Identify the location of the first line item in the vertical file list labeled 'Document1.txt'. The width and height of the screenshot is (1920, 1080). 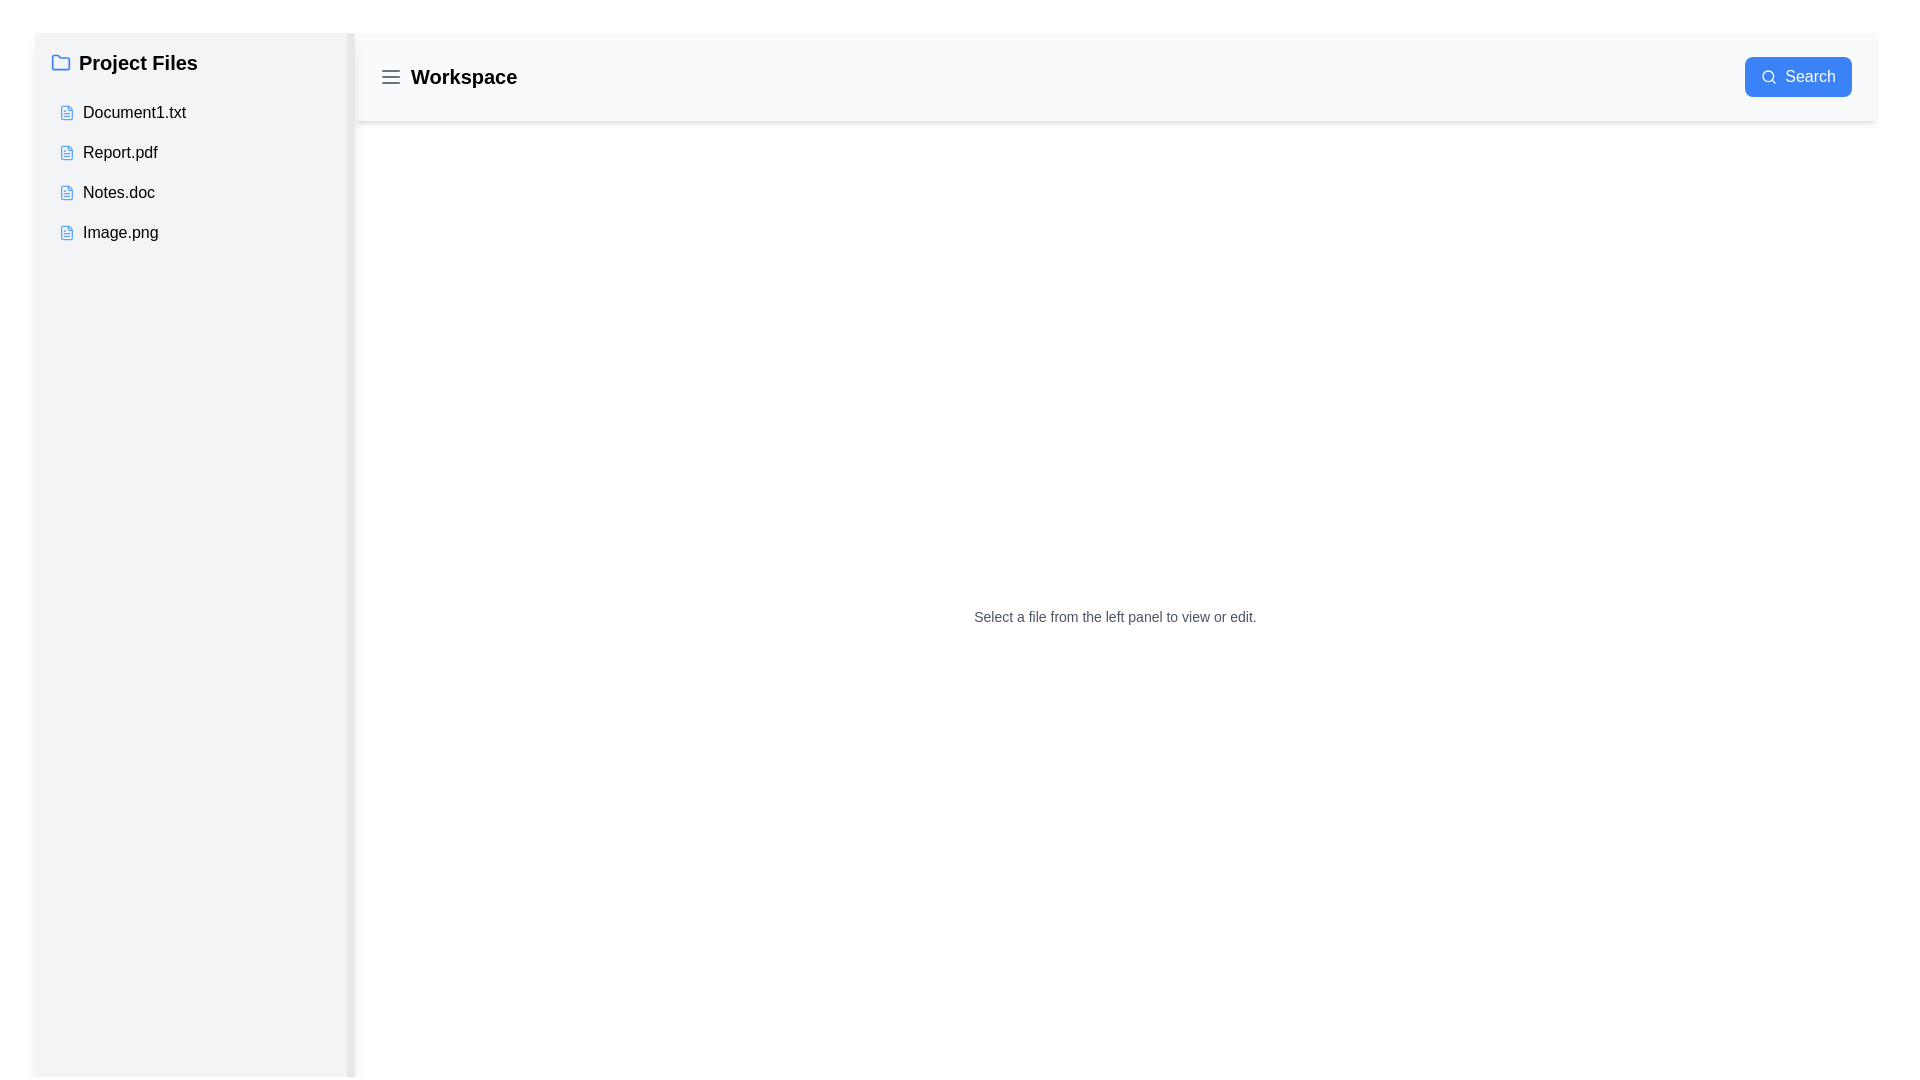
(195, 112).